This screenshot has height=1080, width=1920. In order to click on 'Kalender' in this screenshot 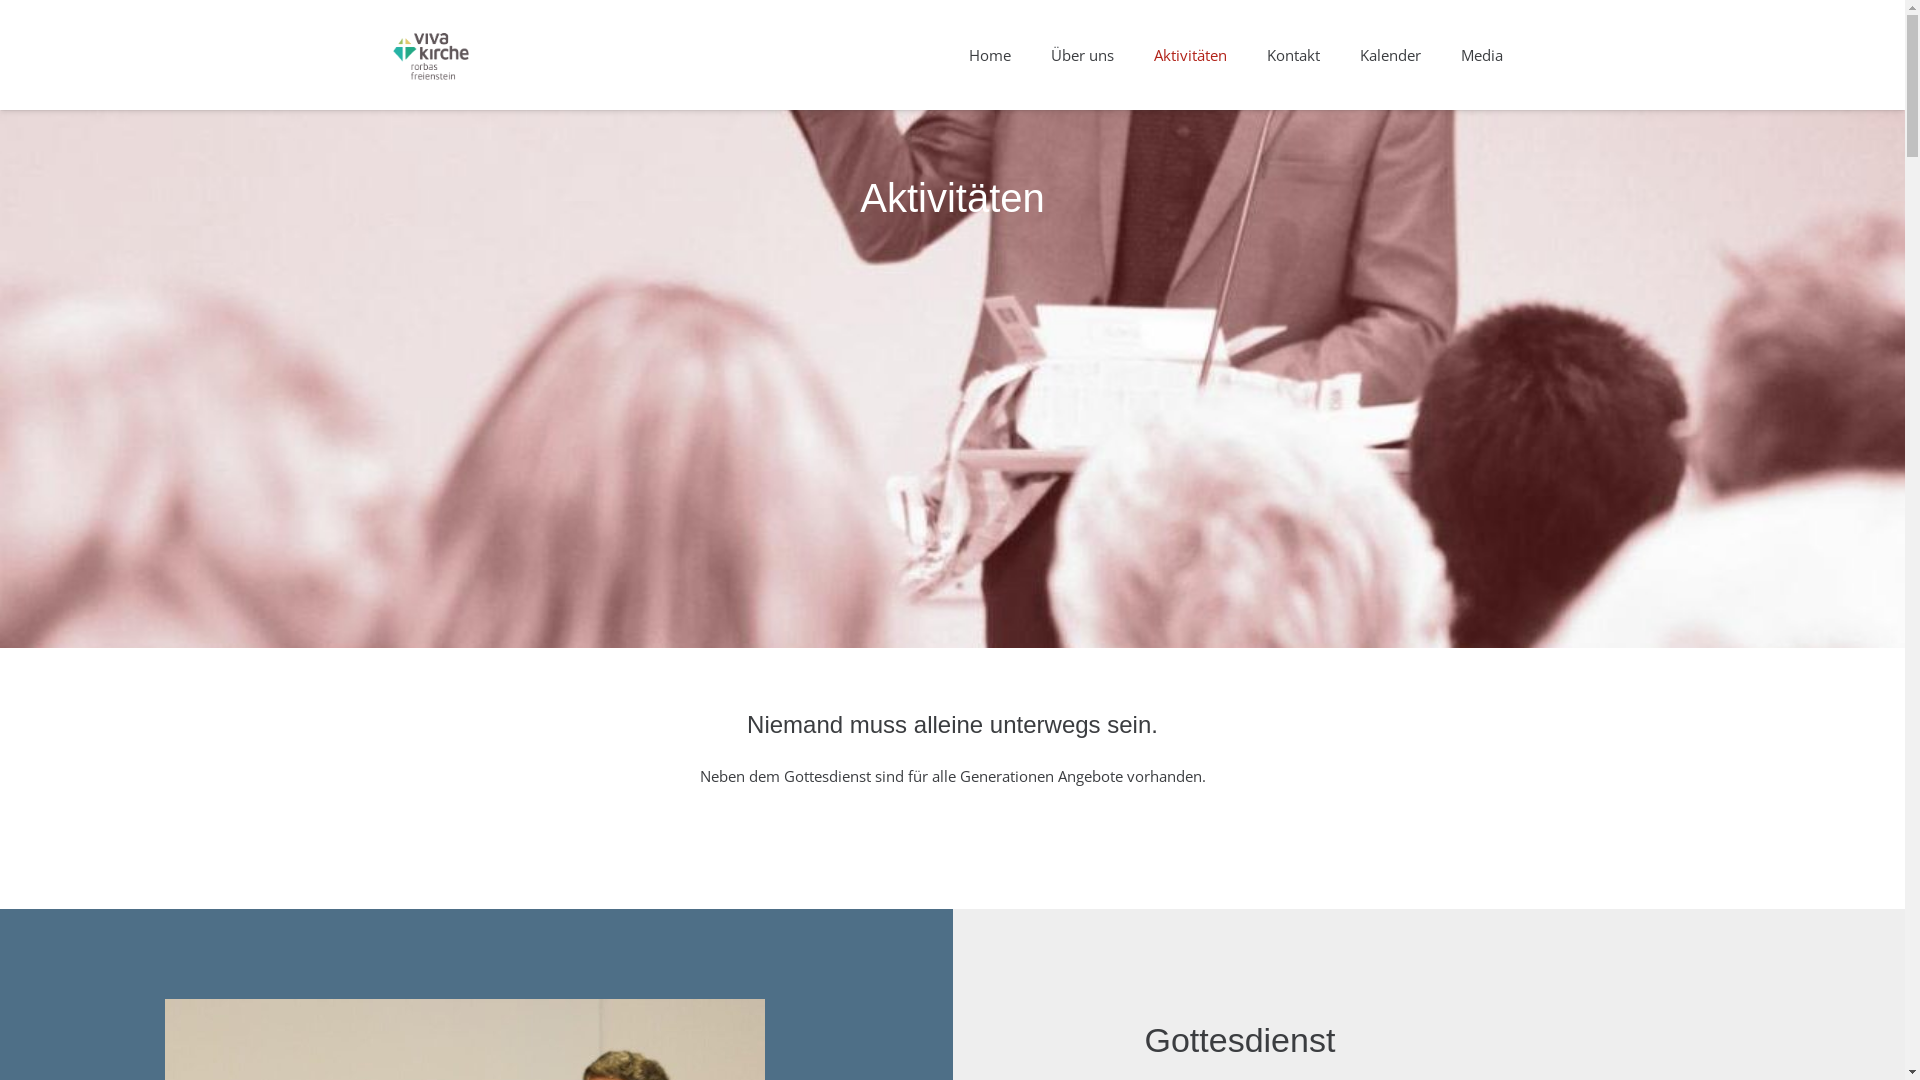, I will do `click(1389, 53)`.